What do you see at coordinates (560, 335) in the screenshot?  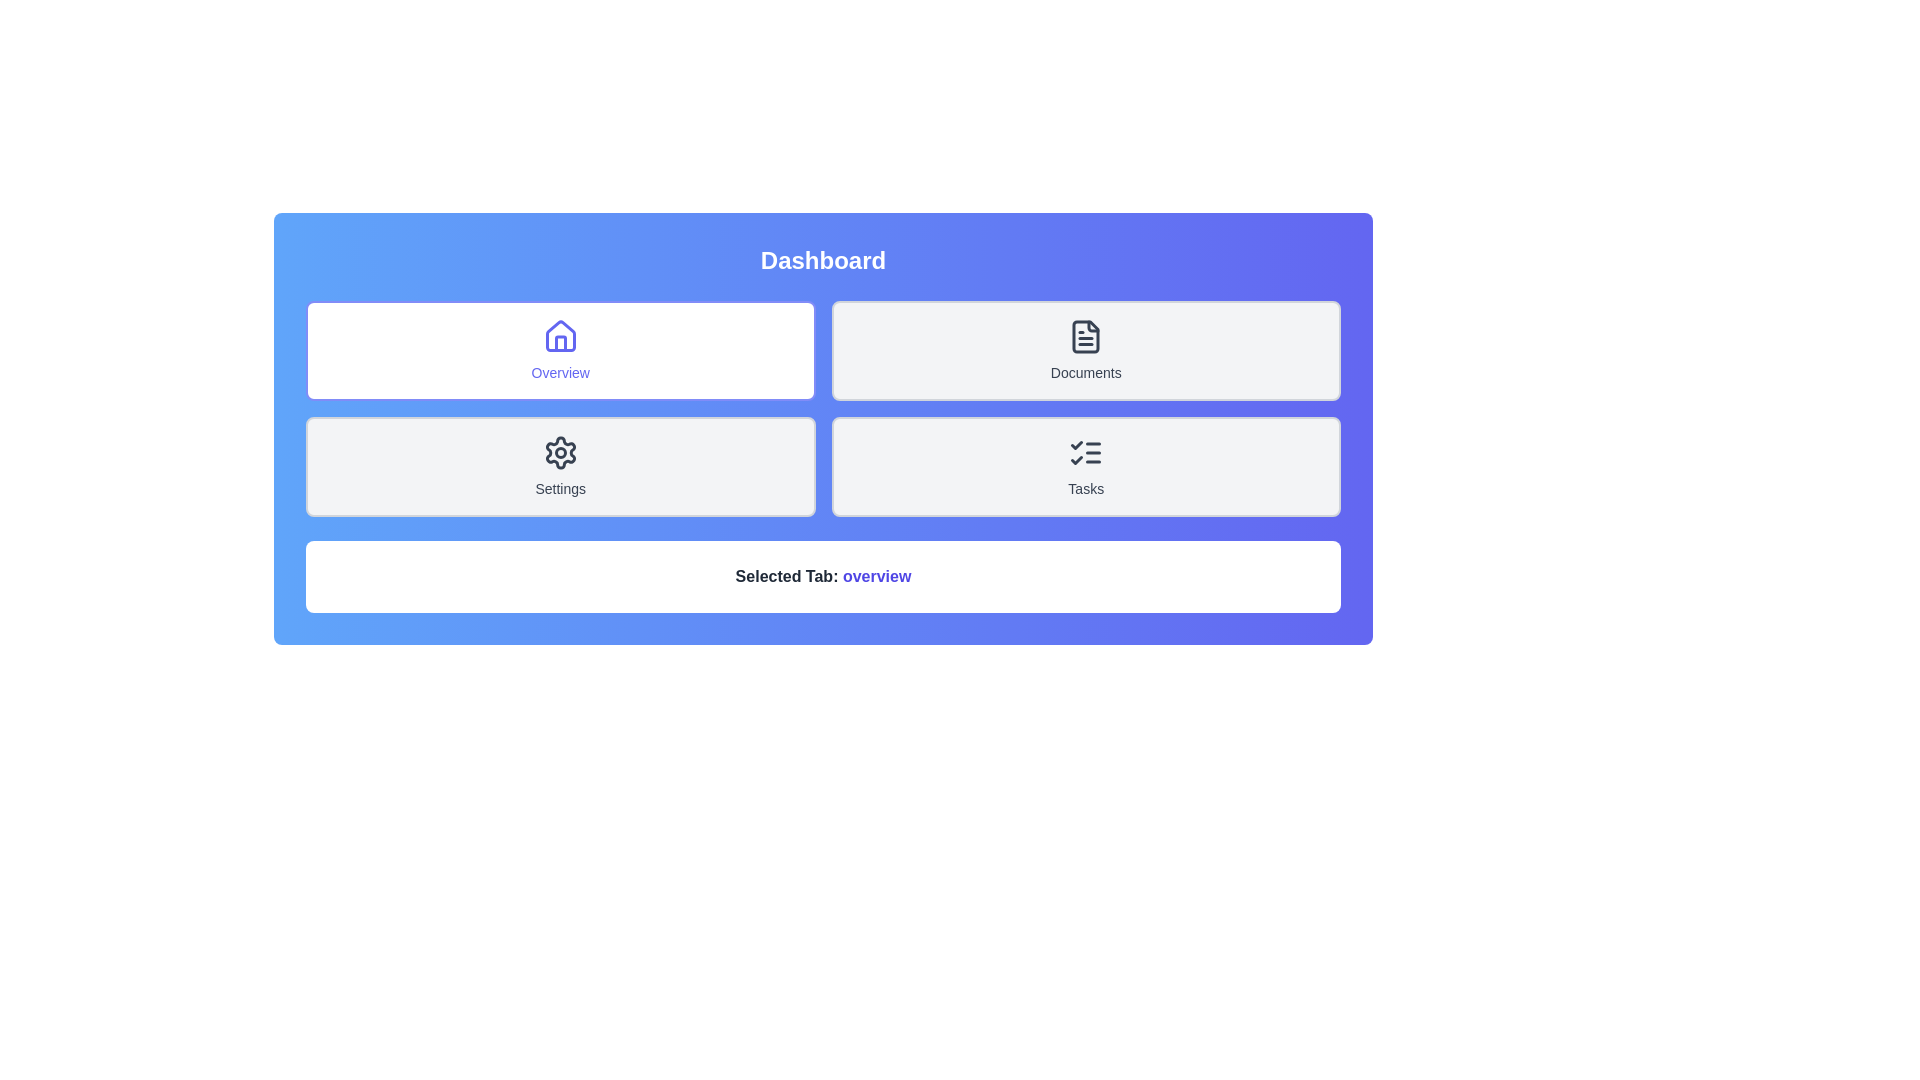 I see `the purple house icon located above the 'Overview' text in the top-left corner of the interface` at bounding box center [560, 335].